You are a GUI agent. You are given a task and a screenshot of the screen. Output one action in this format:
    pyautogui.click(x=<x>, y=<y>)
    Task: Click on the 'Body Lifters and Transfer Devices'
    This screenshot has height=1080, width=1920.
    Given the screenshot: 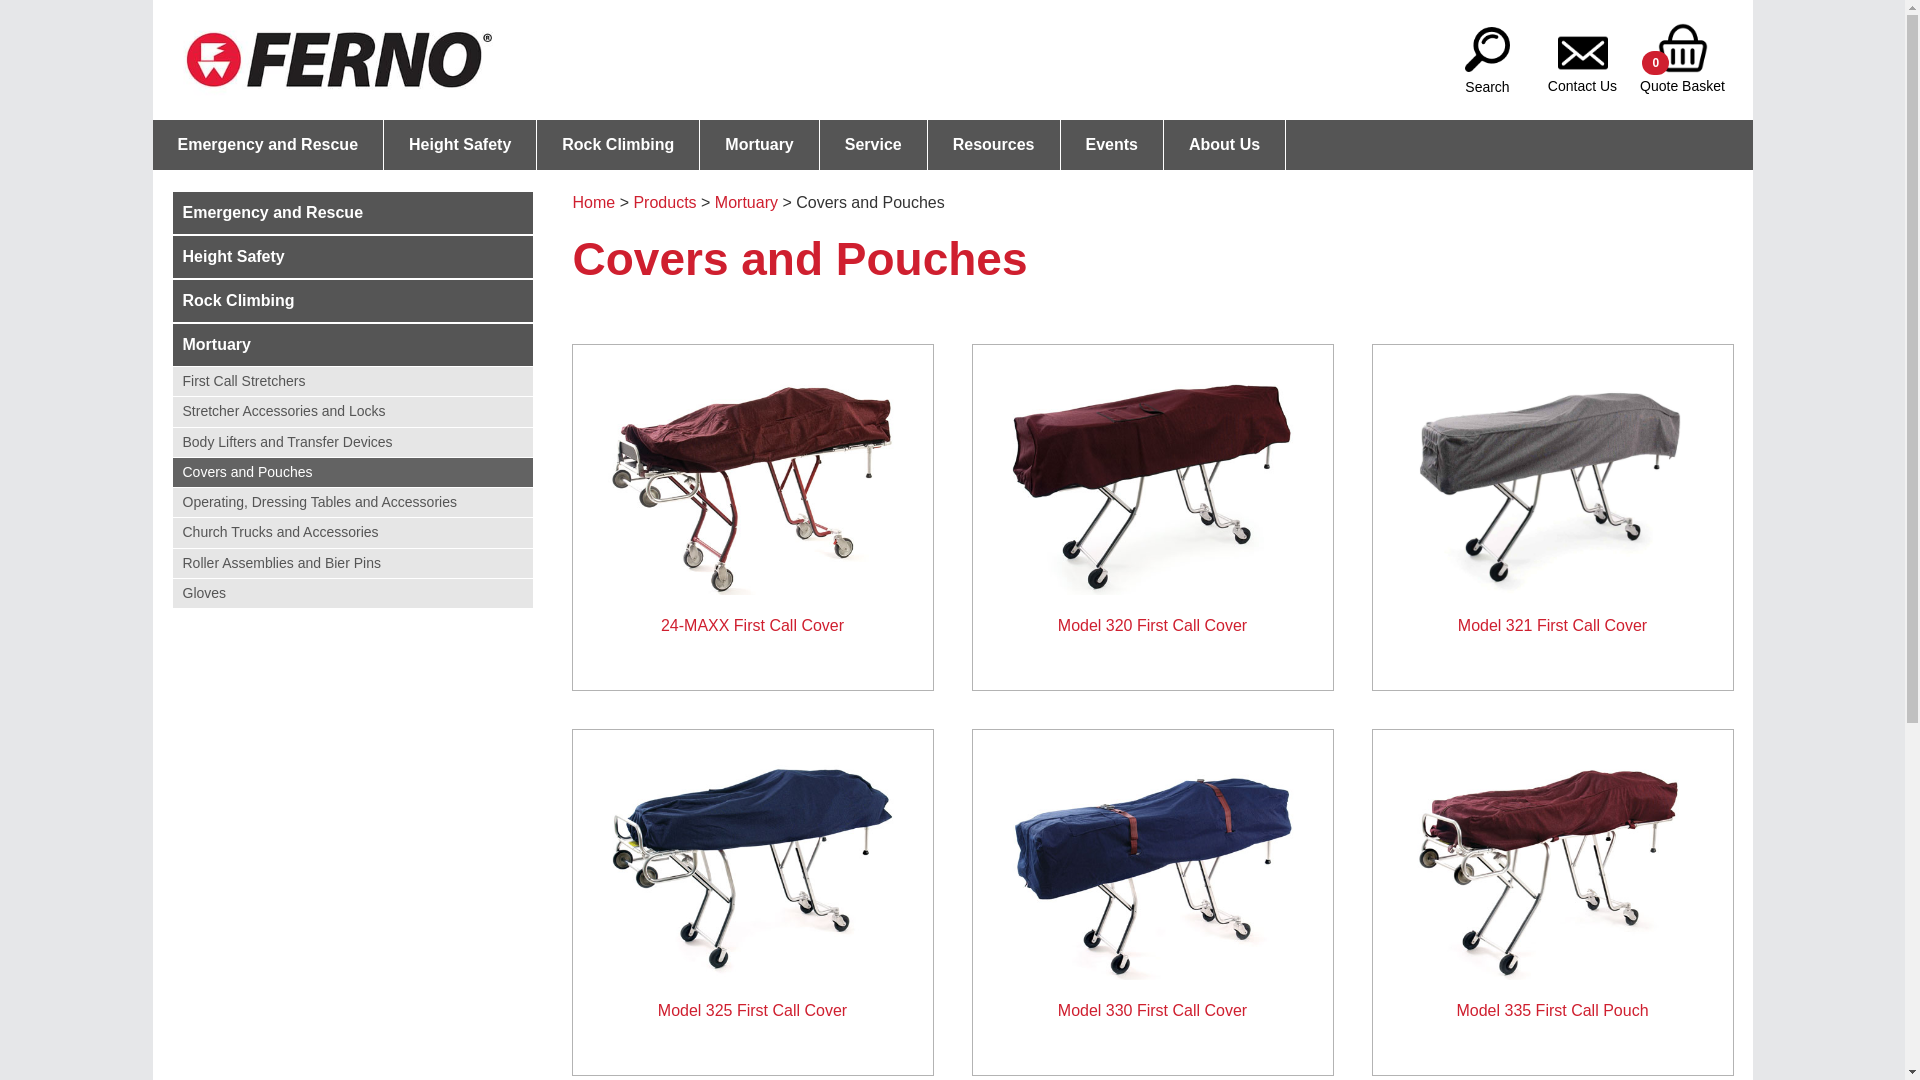 What is the action you would take?
    pyautogui.click(x=351, y=441)
    